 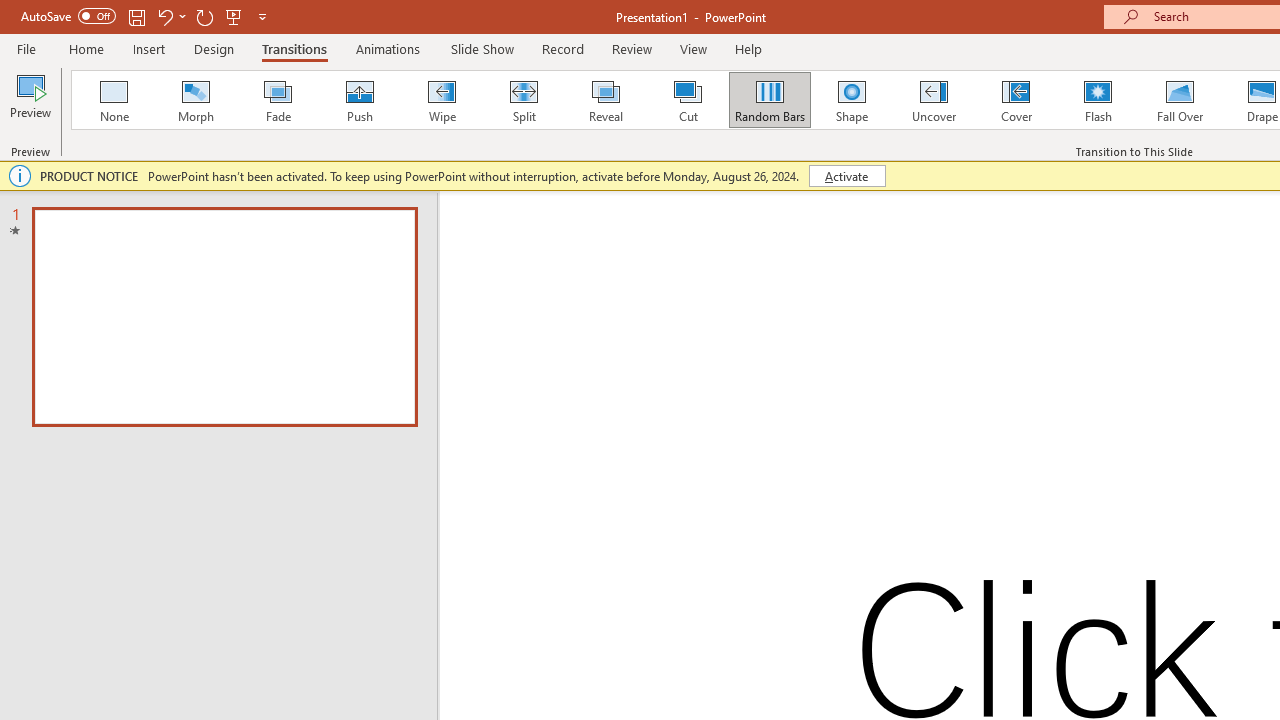 What do you see at coordinates (440, 100) in the screenshot?
I see `'Wipe'` at bounding box center [440, 100].